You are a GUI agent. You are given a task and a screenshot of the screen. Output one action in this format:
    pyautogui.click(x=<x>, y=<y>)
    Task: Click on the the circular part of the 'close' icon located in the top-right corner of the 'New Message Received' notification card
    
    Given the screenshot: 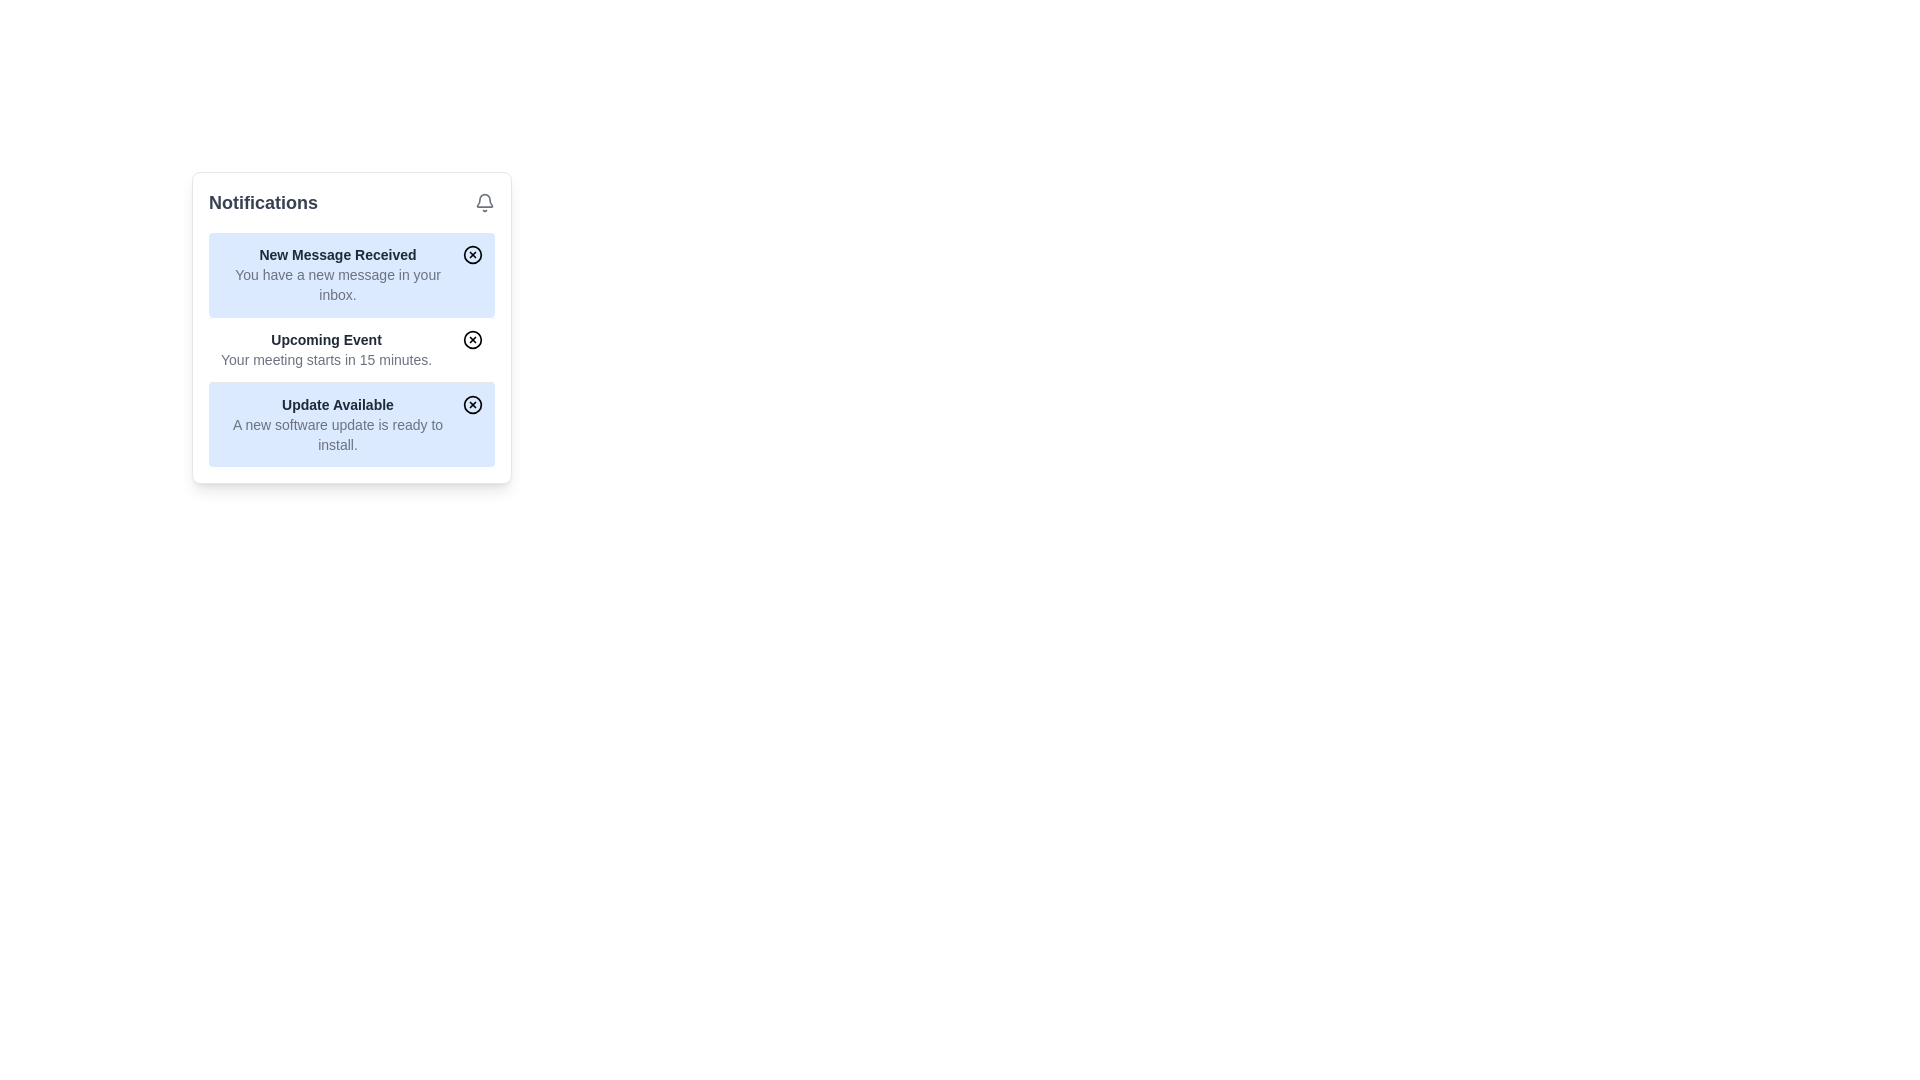 What is the action you would take?
    pyautogui.click(x=472, y=253)
    